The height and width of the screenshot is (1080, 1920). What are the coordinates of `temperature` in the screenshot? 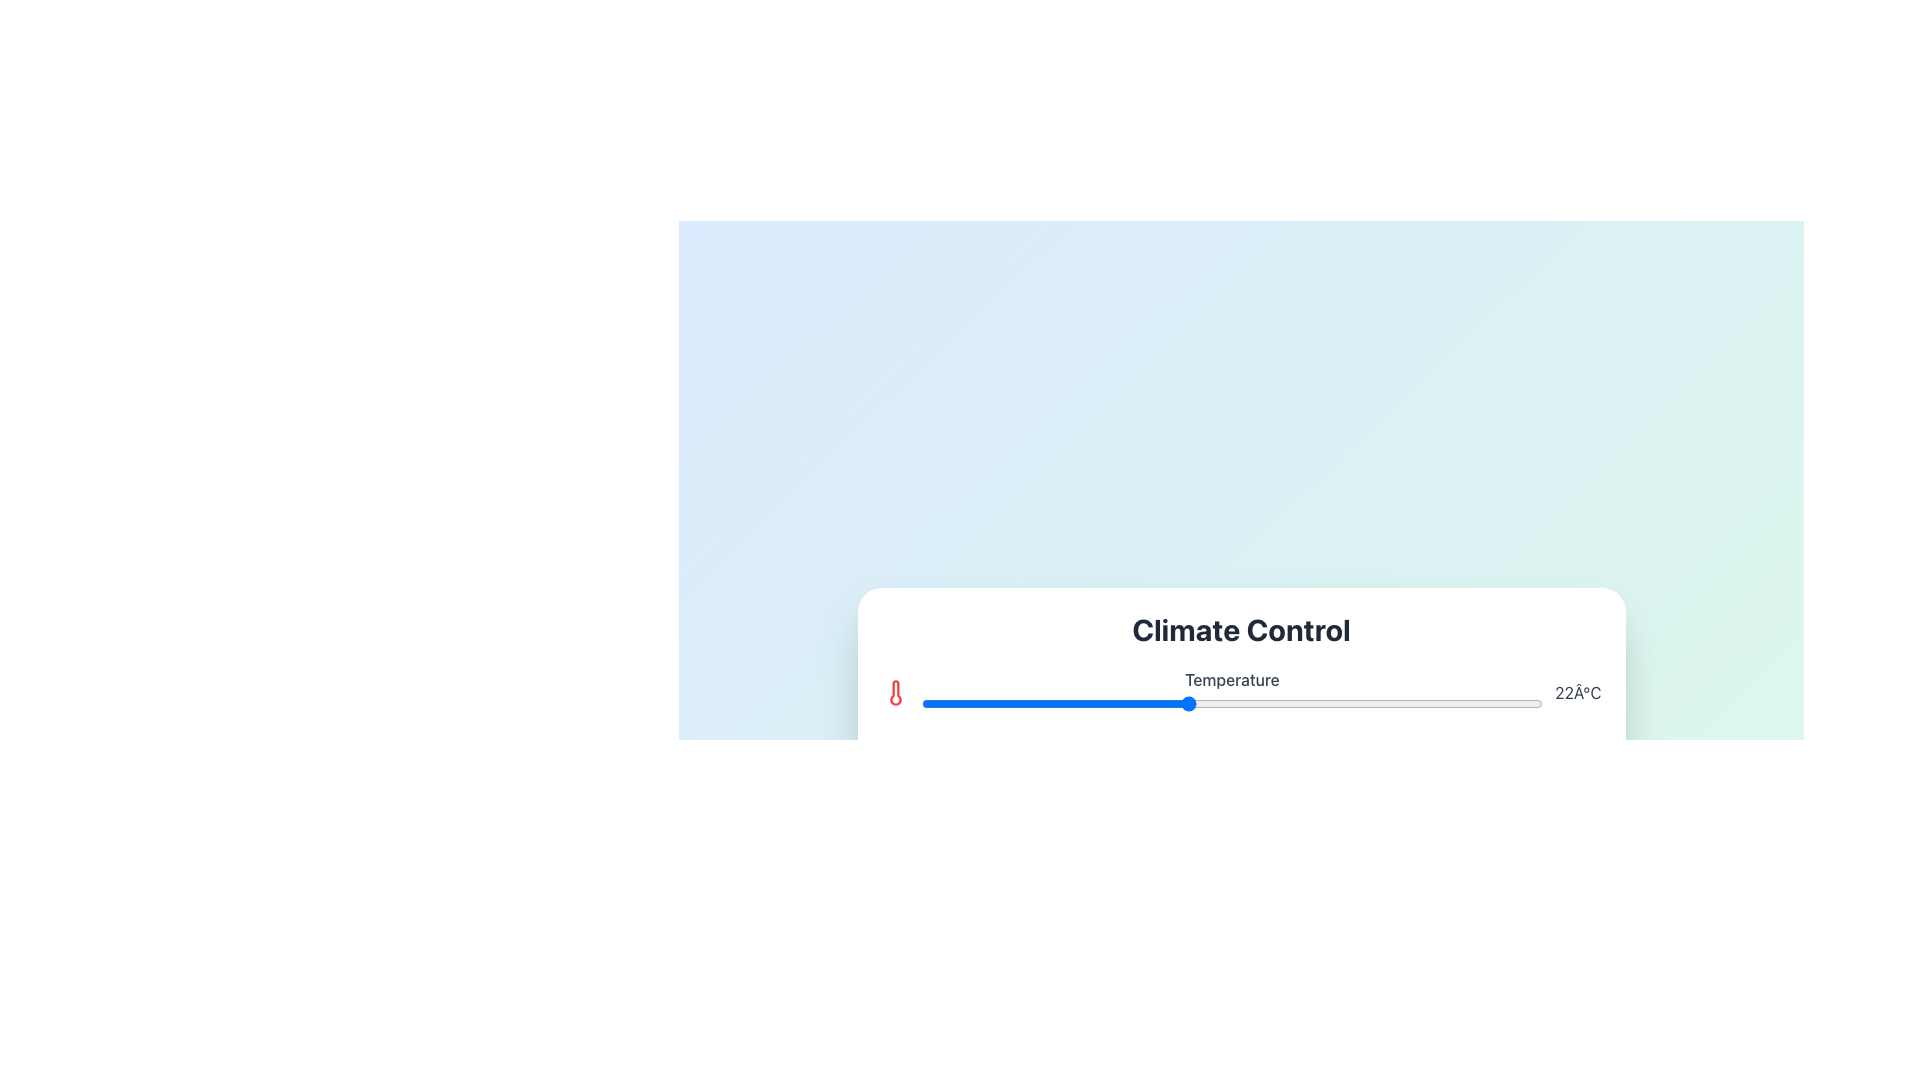 It's located at (1454, 703).